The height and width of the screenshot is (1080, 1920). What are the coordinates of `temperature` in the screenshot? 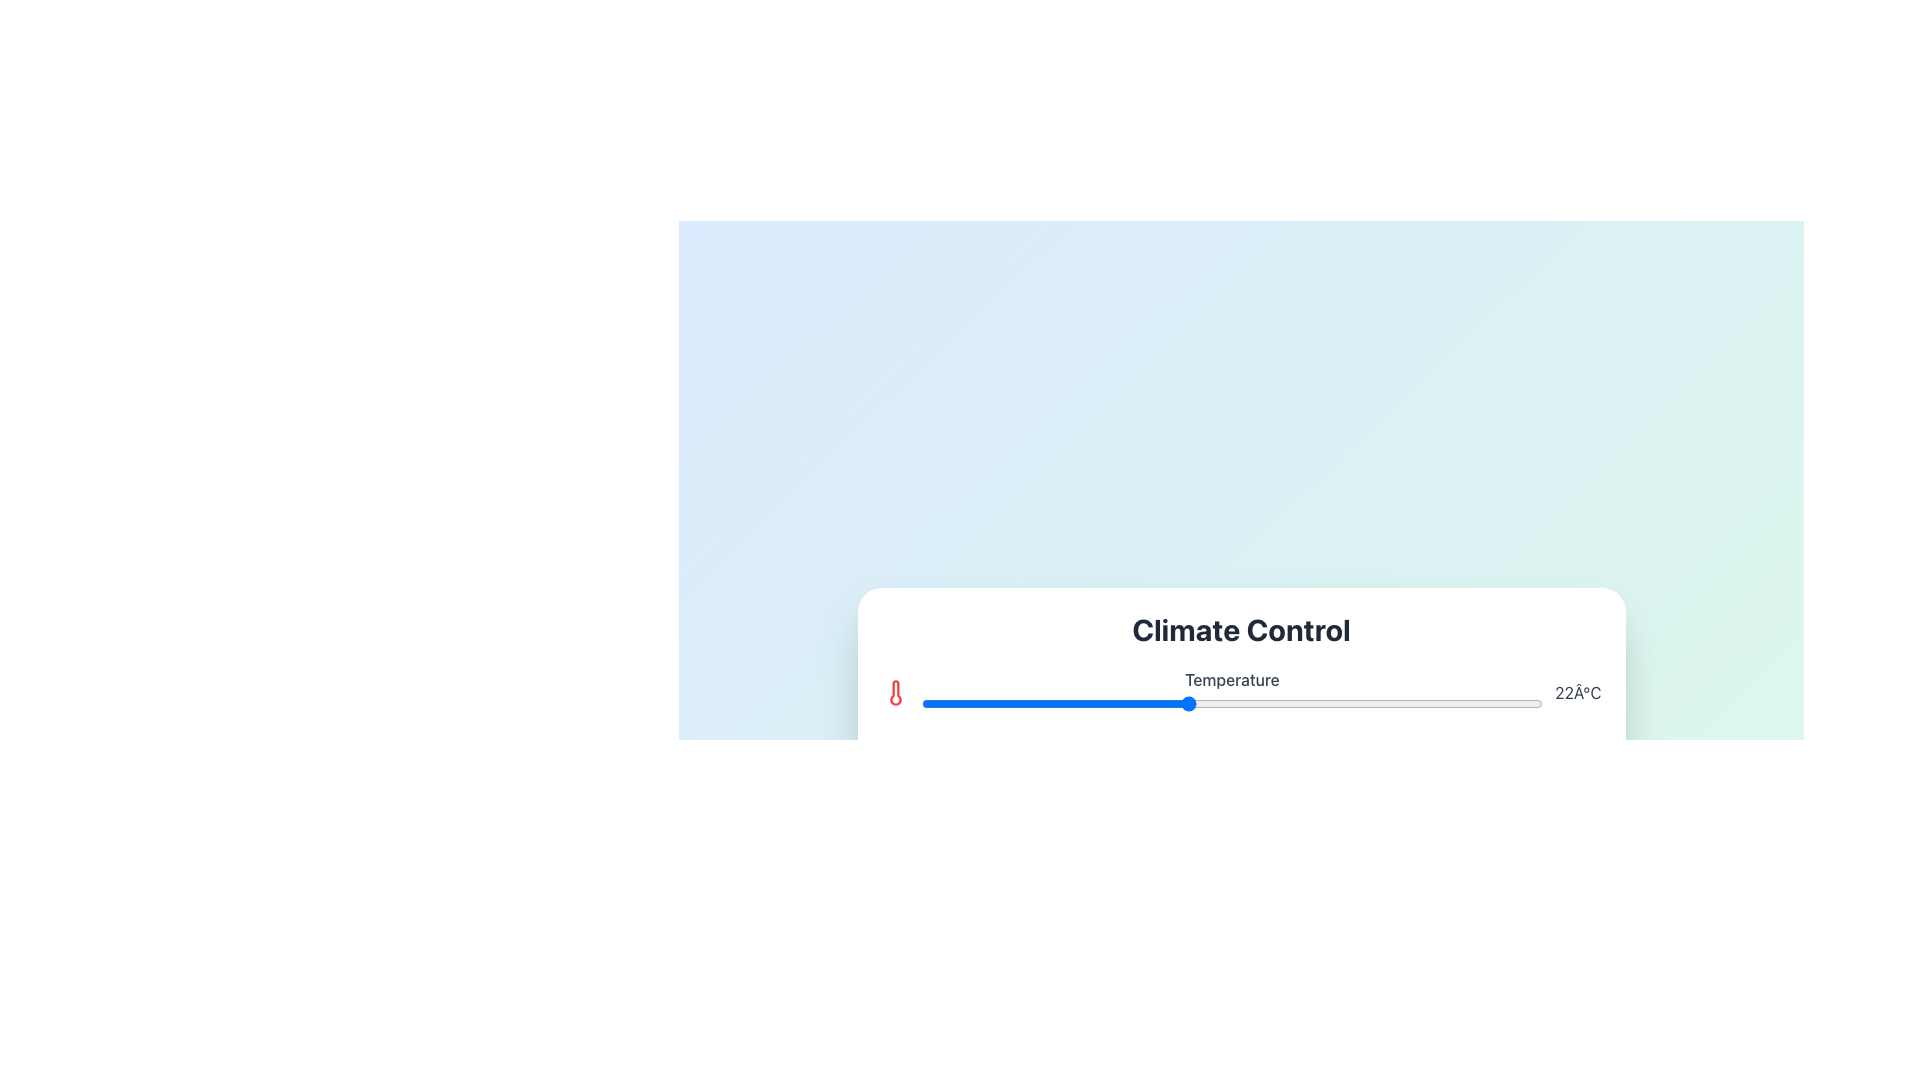 It's located at (1454, 703).